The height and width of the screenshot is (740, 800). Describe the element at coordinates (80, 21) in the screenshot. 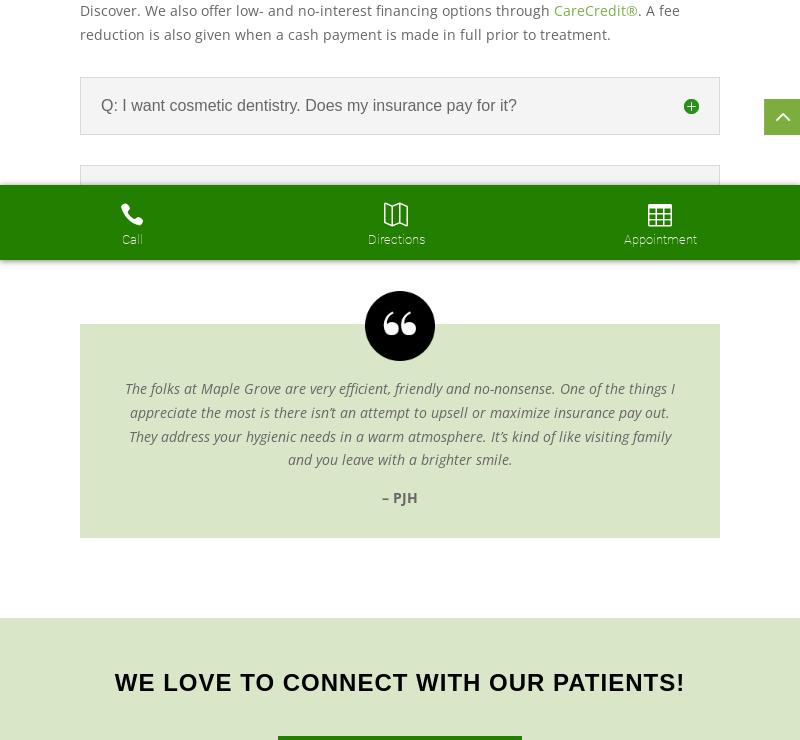

I see `'. A fee reduction is also given when a cash payment is made in full prior to treatment.'` at that location.